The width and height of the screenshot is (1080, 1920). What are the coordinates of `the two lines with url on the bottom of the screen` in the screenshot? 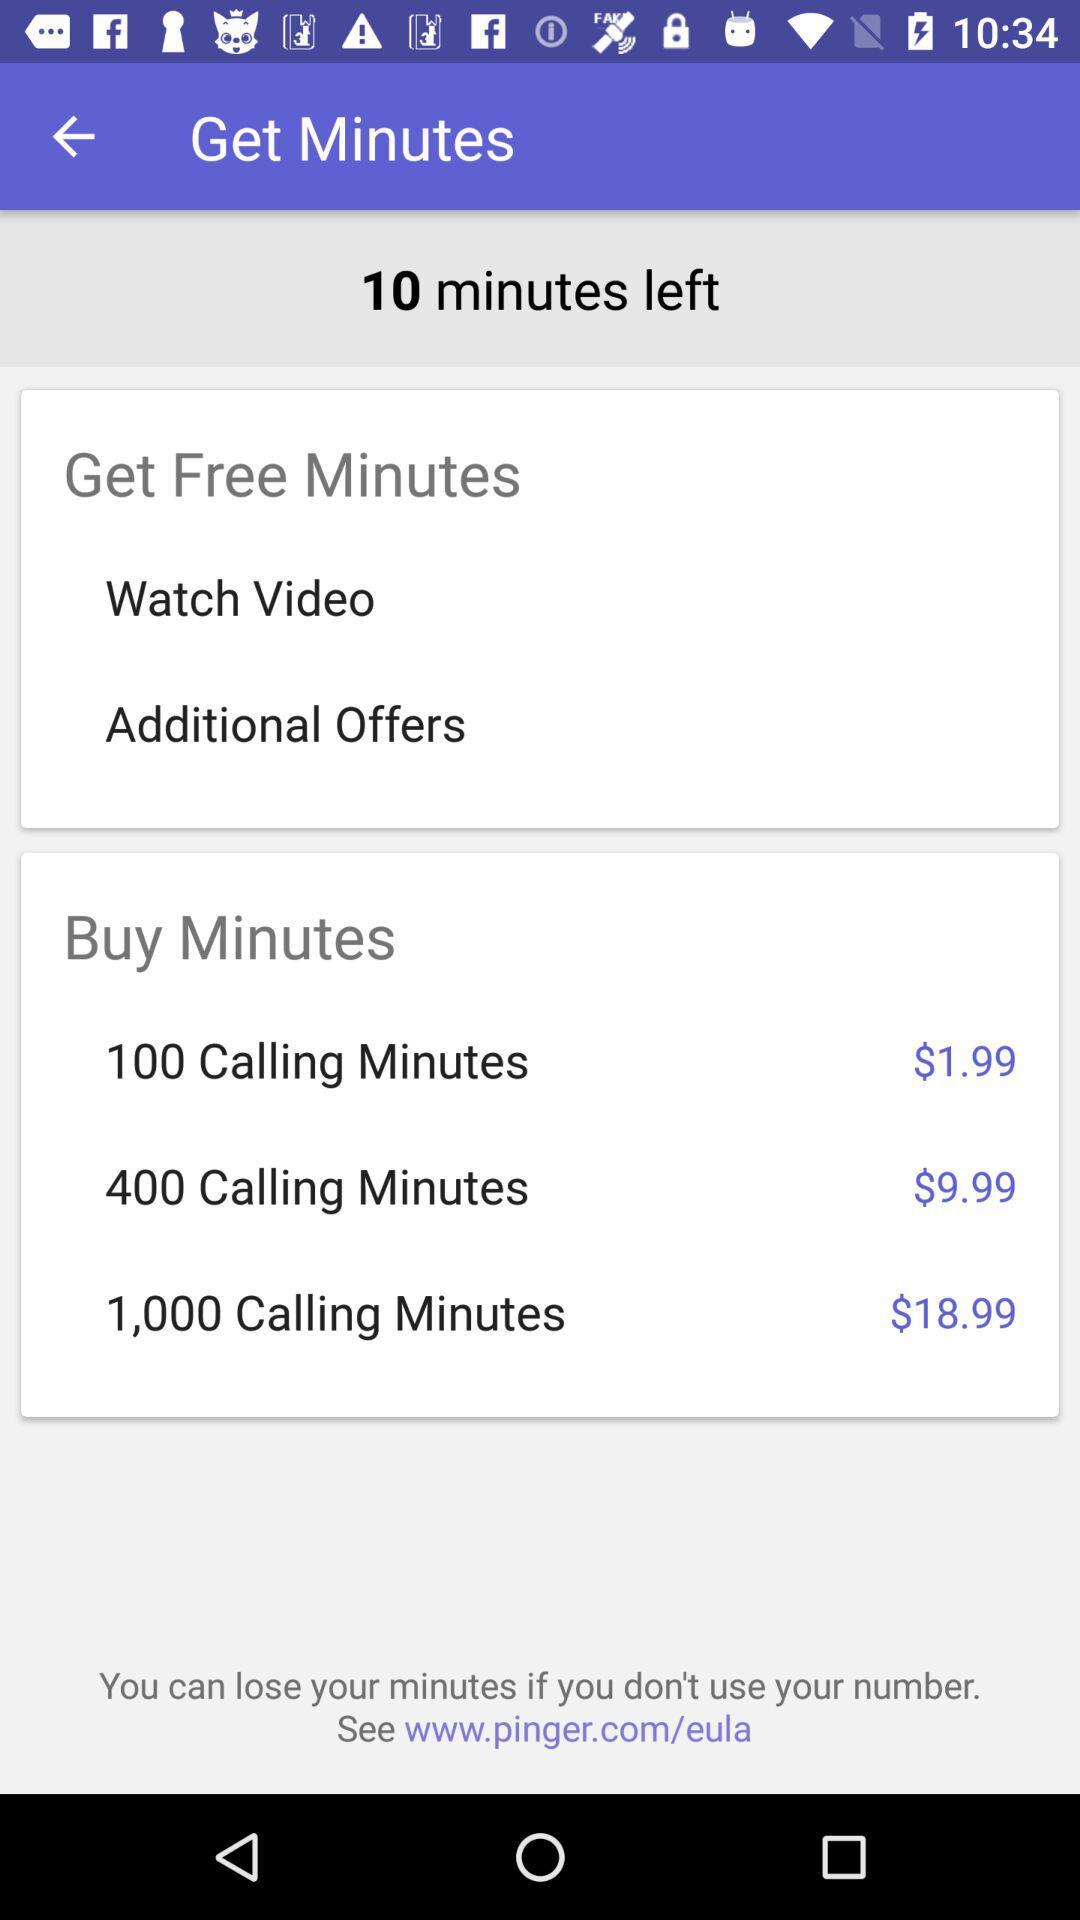 It's located at (540, 1705).